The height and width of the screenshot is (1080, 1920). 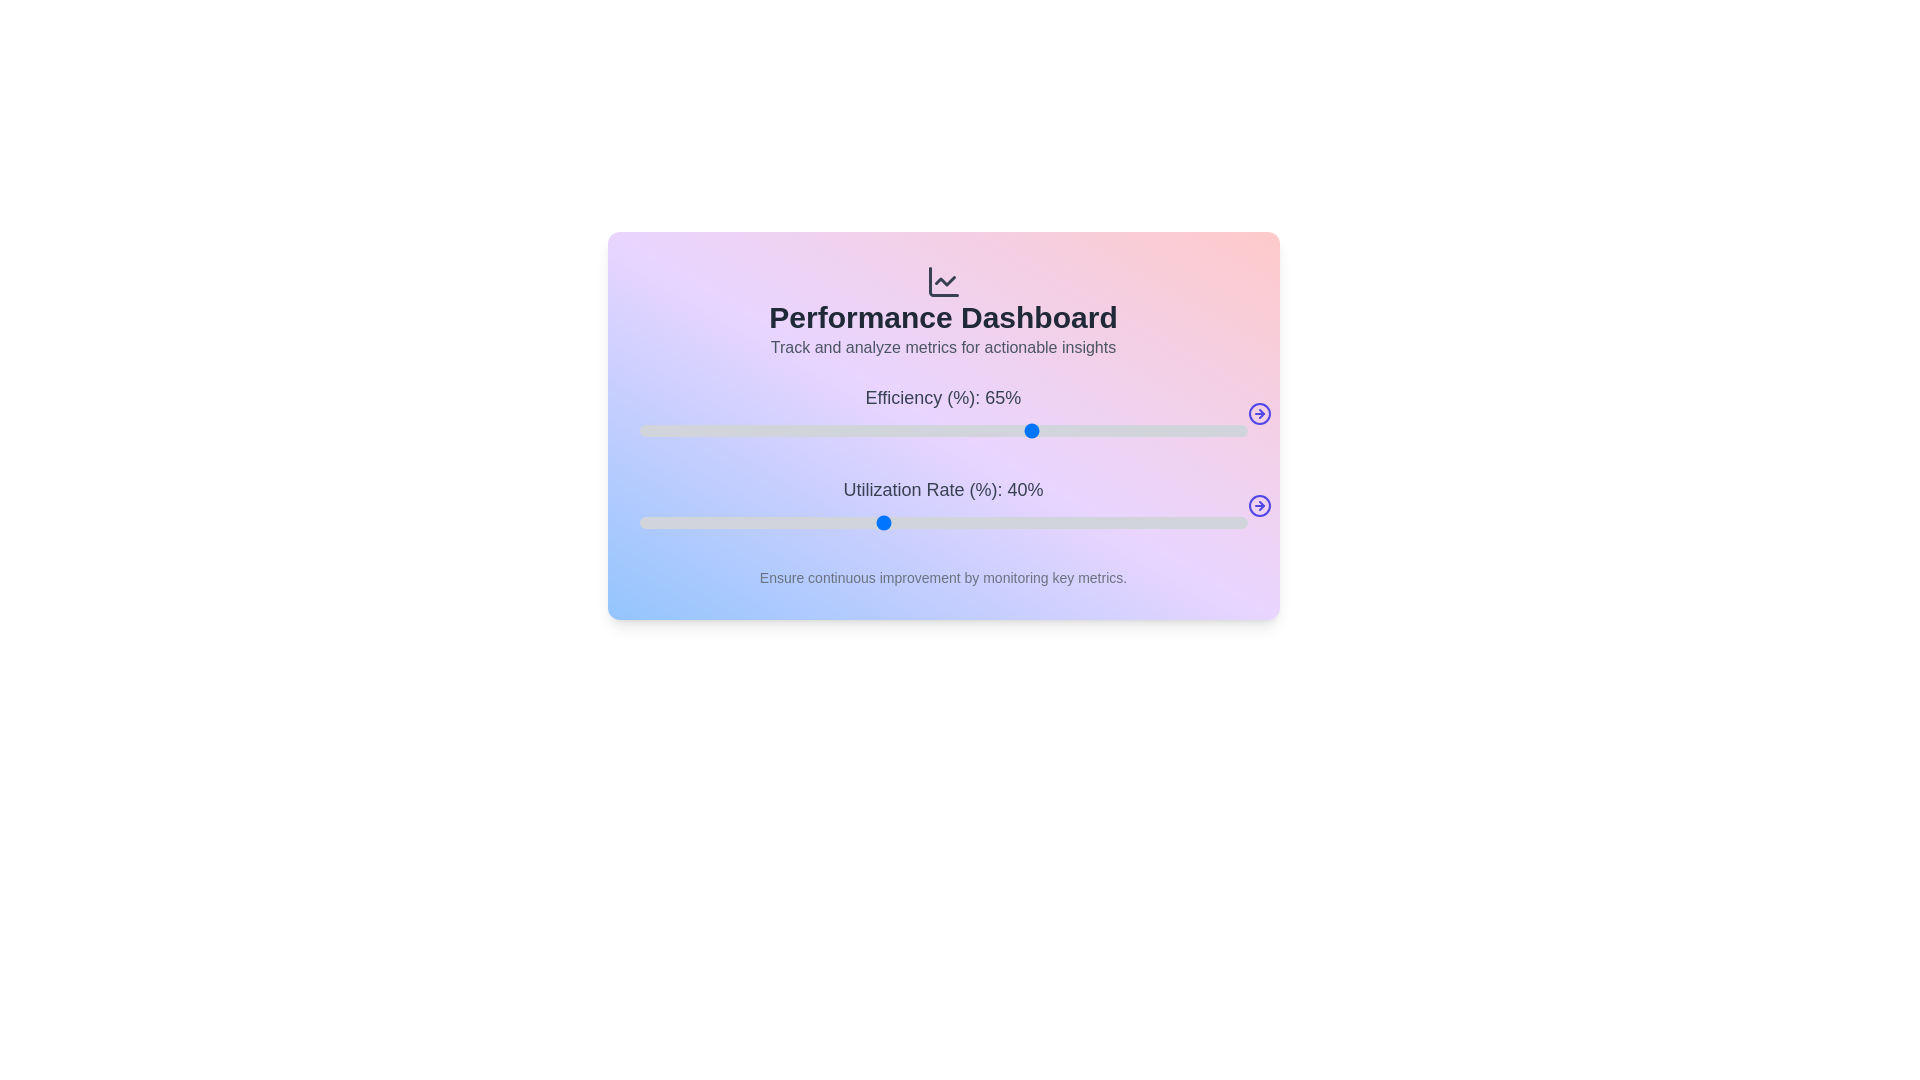 I want to click on the Utilization Rate slider to 92%, so click(x=1198, y=522).